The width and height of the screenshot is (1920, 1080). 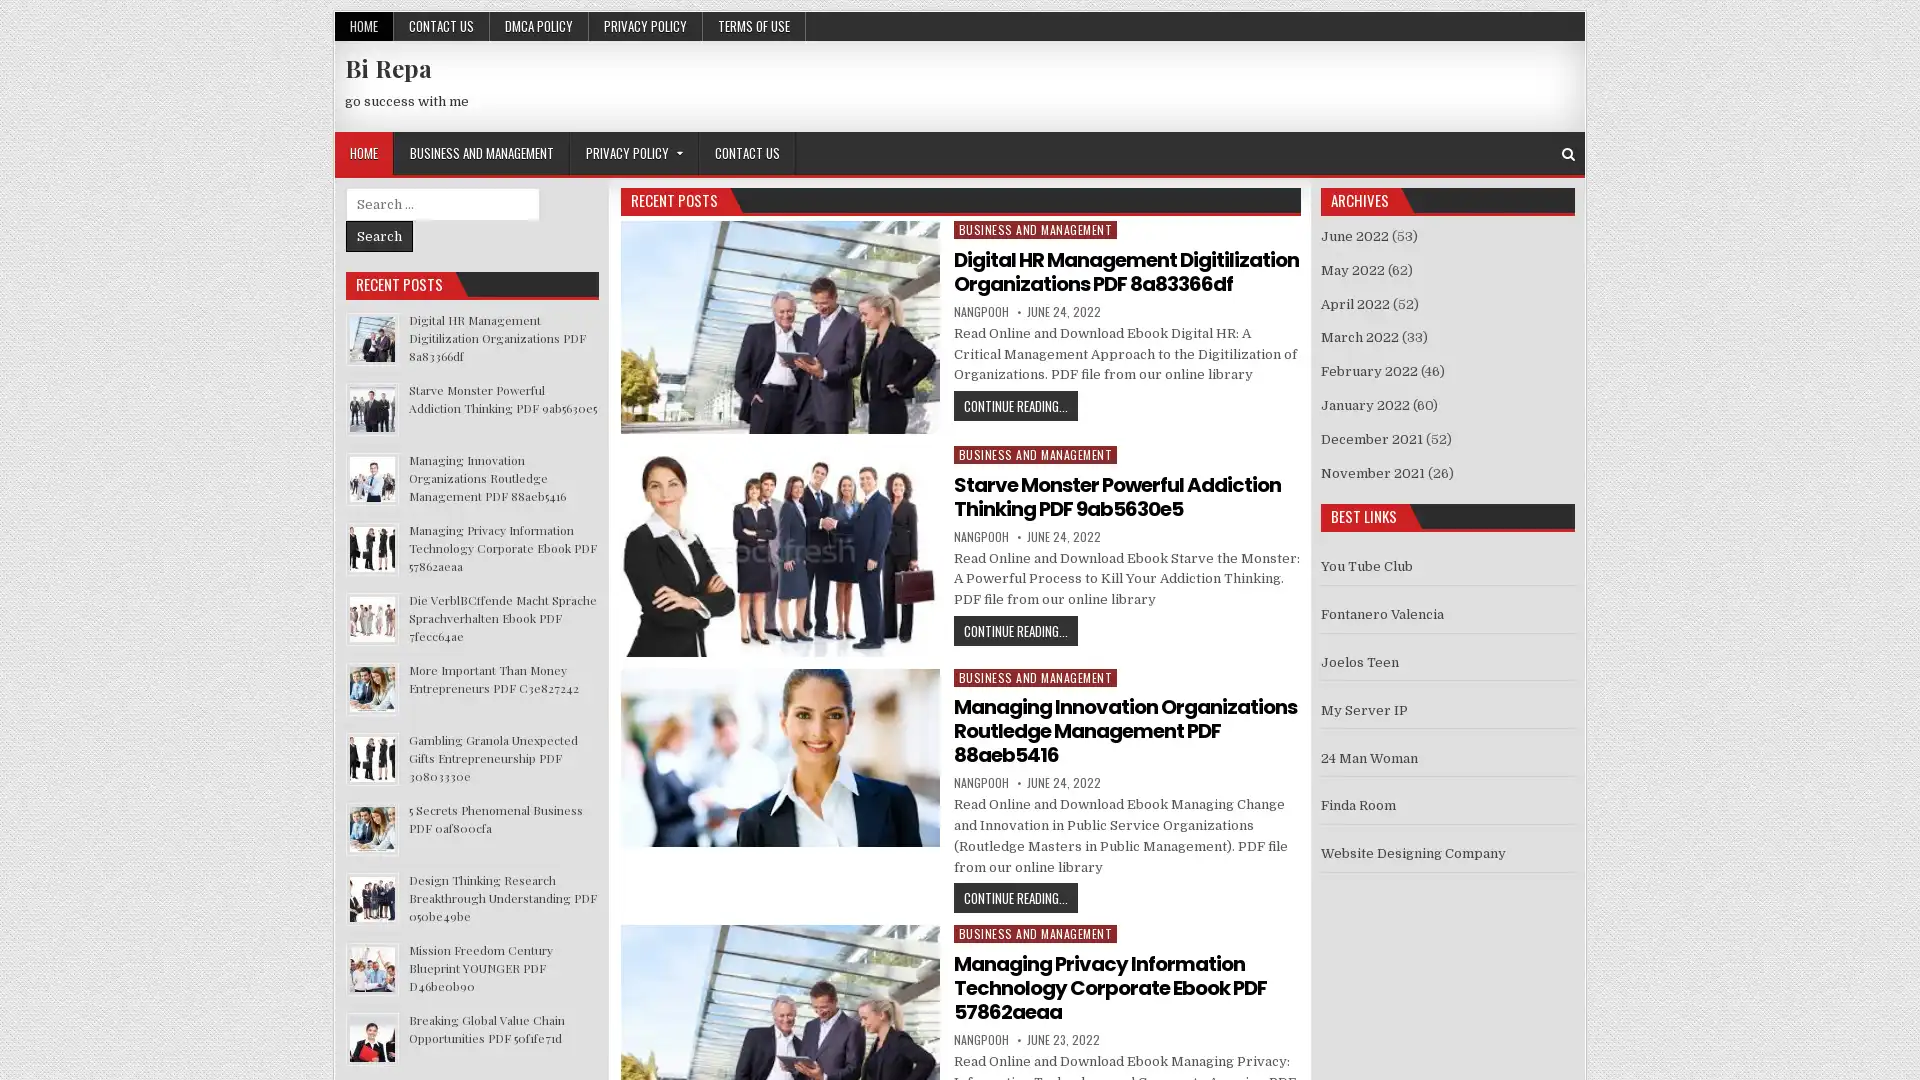 What do you see at coordinates (378, 235) in the screenshot?
I see `Search` at bounding box center [378, 235].